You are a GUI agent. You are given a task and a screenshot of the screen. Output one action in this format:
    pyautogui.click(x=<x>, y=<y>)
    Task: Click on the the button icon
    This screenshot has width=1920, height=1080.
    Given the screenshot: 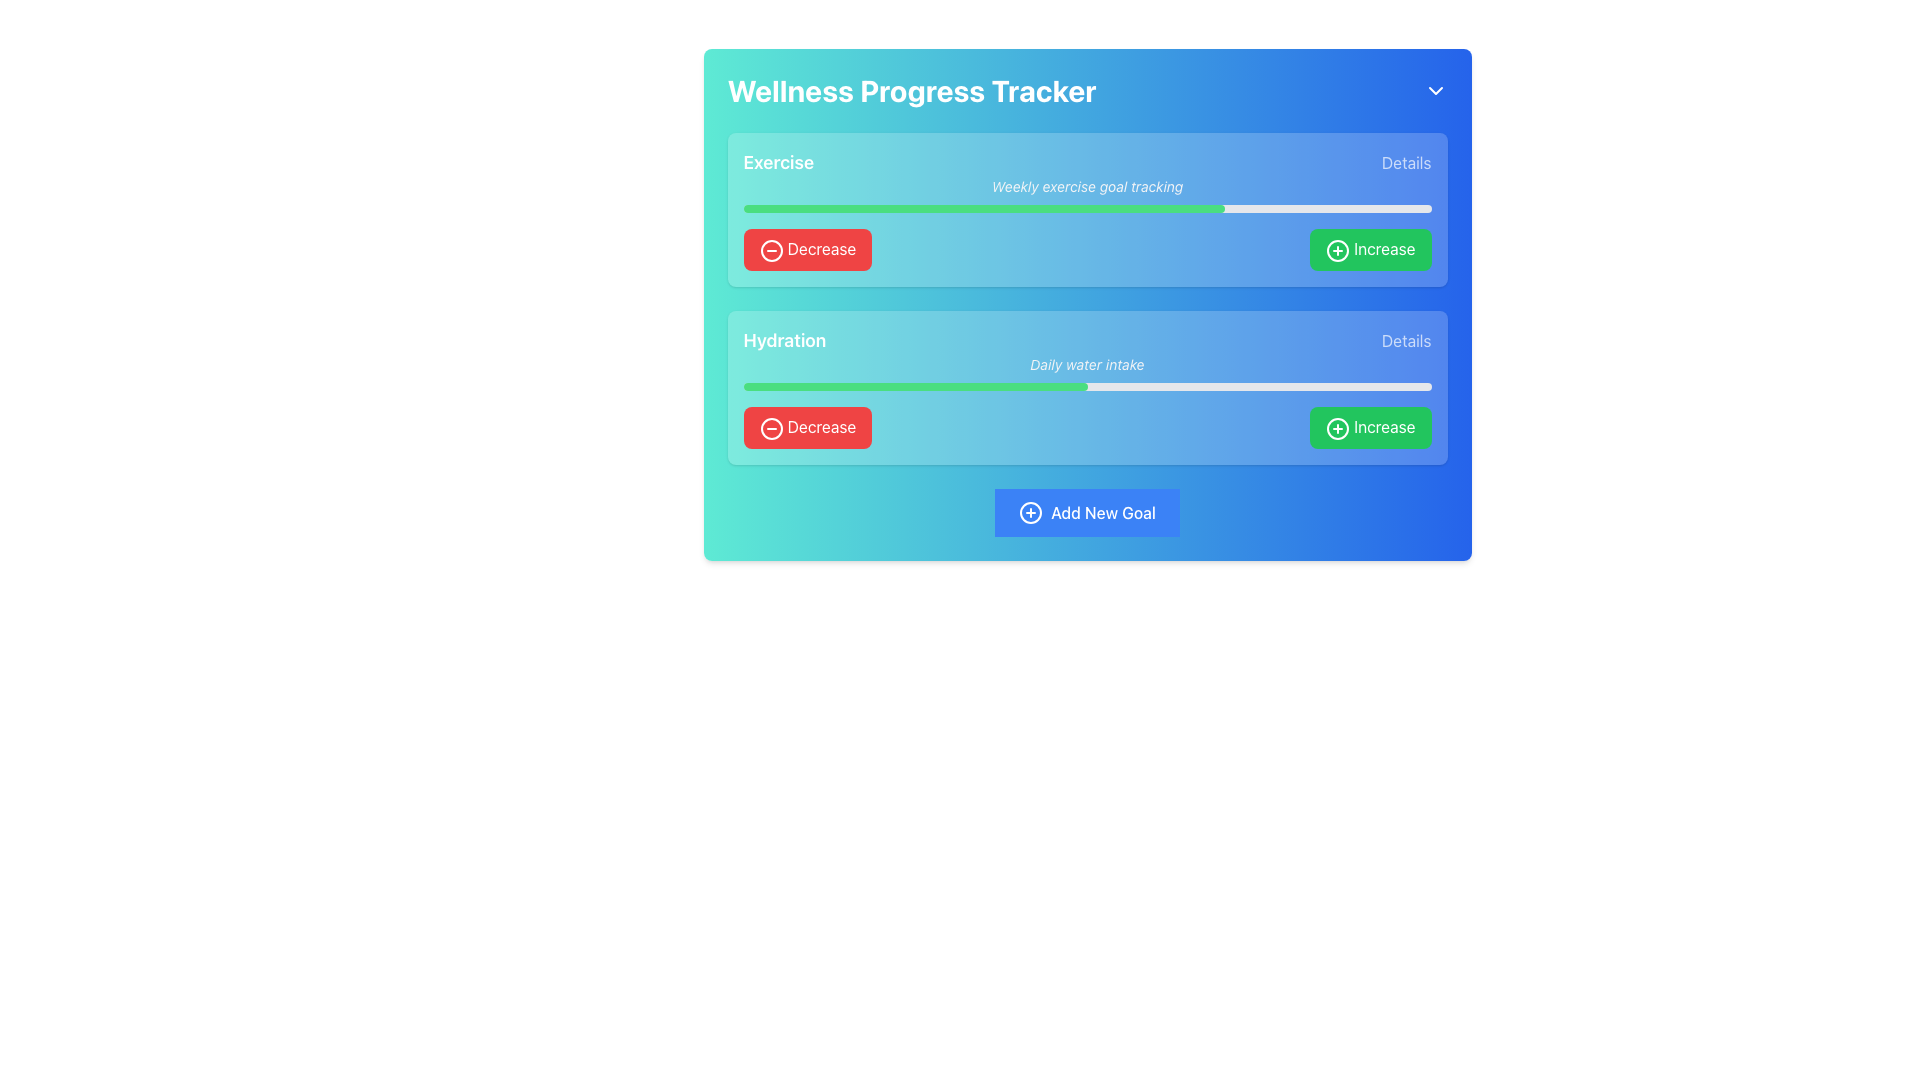 What is the action you would take?
    pyautogui.click(x=1031, y=511)
    